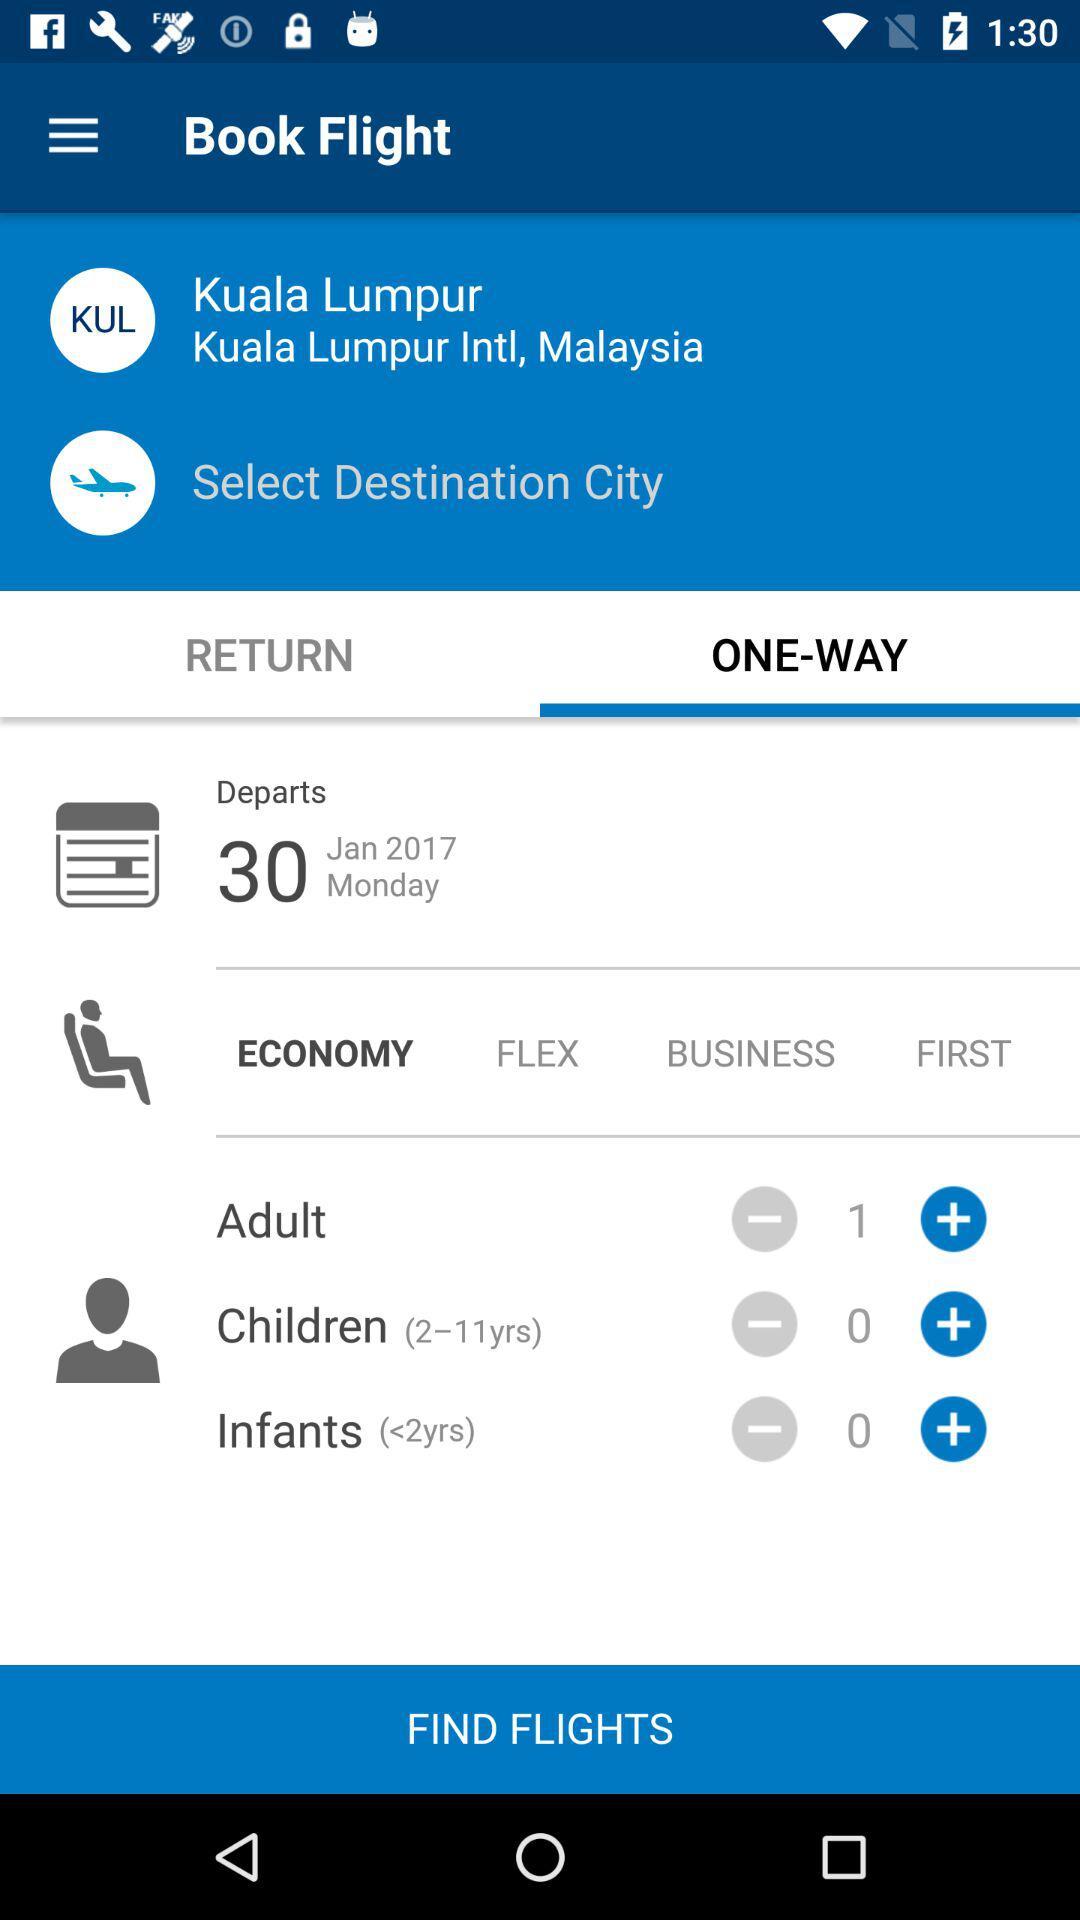 Image resolution: width=1080 pixels, height=1920 pixels. I want to click on flex, so click(537, 1051).